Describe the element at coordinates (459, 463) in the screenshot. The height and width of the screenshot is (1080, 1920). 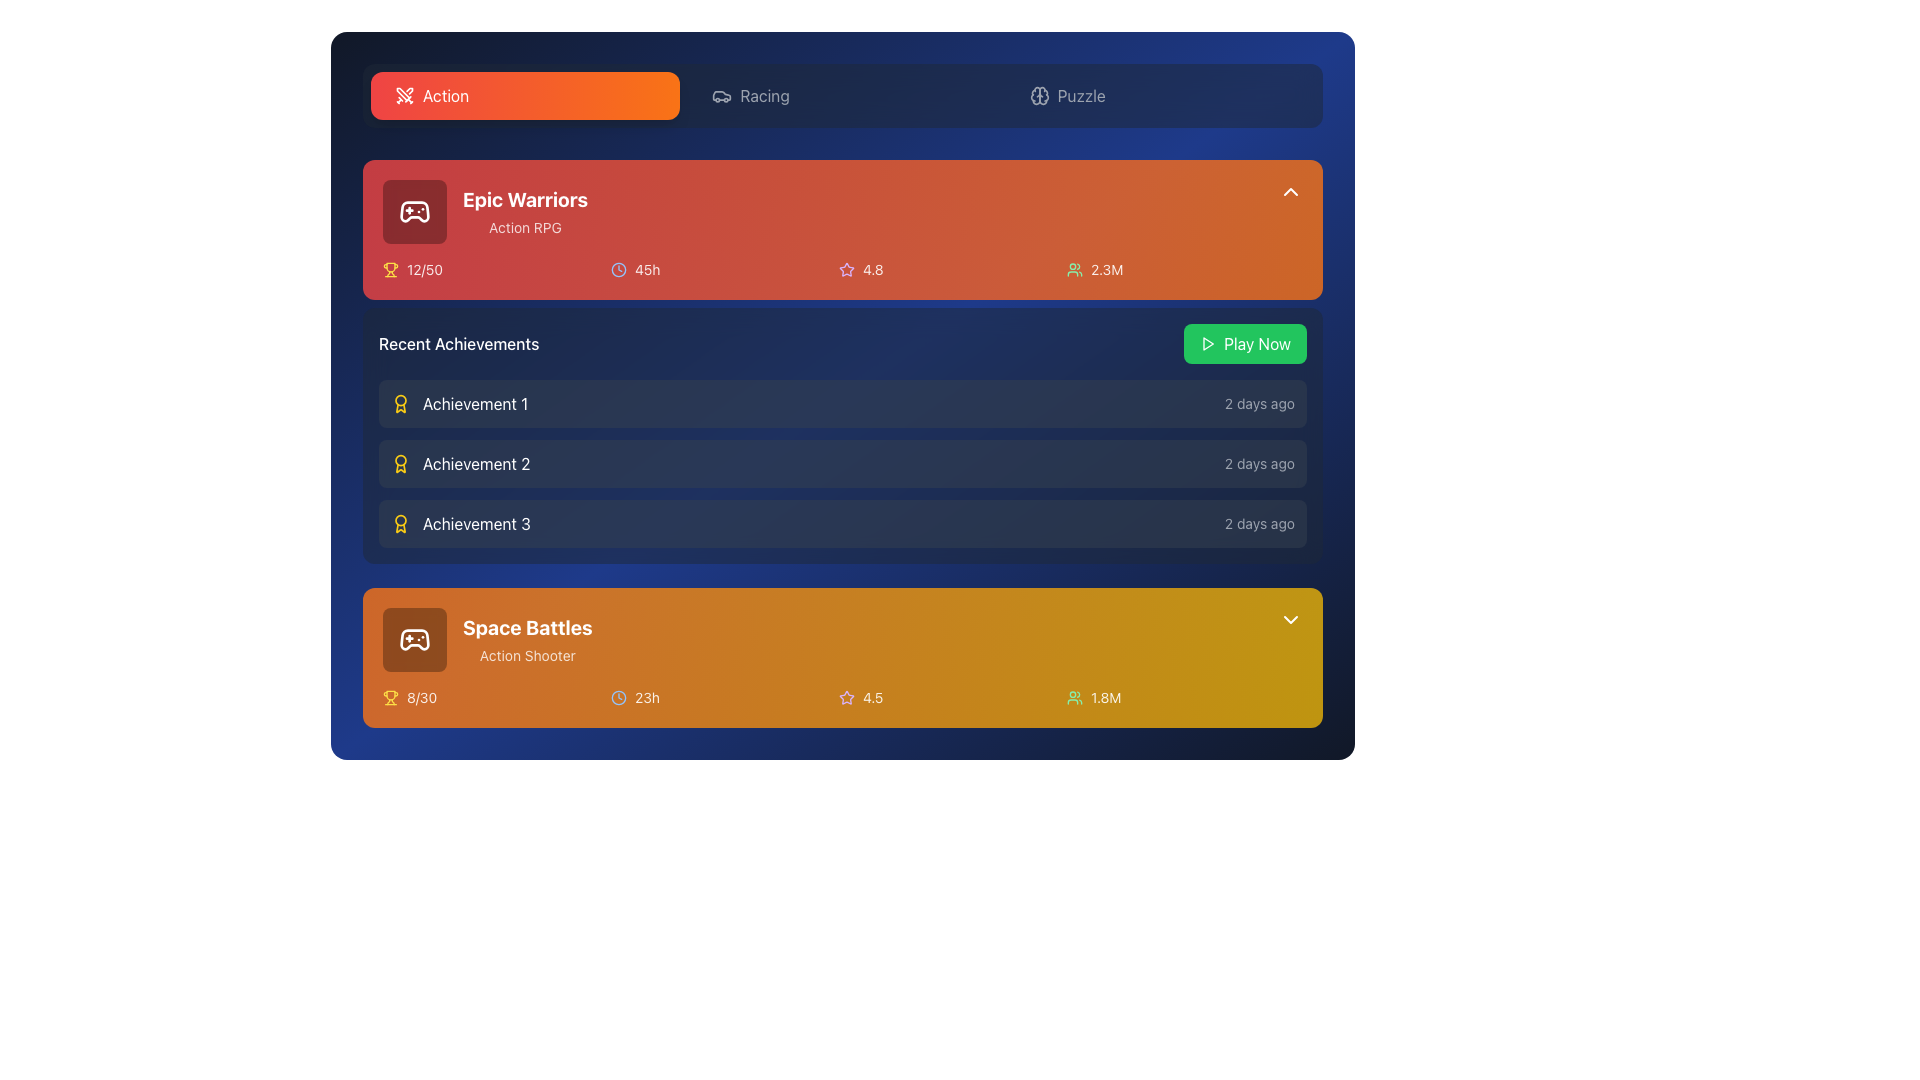
I see `the list item displaying 'Achievement 2' within the 'Recent Achievements' list` at that location.